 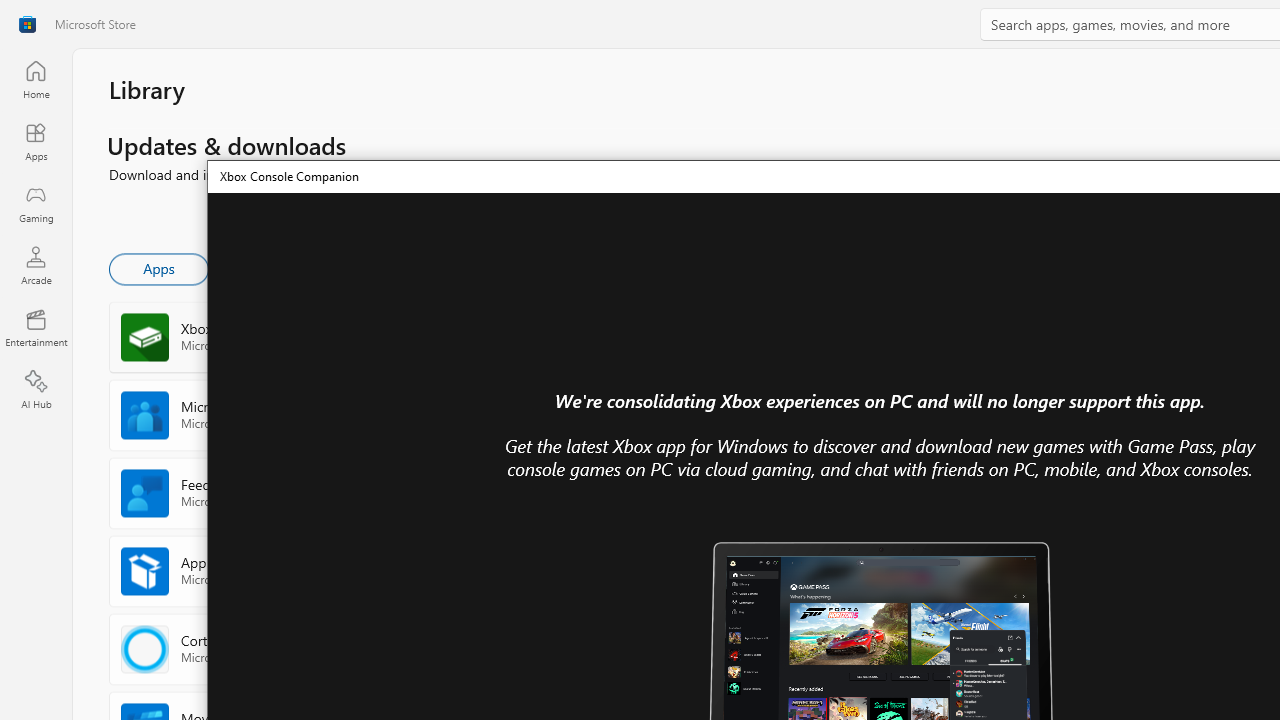 I want to click on 'Arcade', so click(x=35, y=264).